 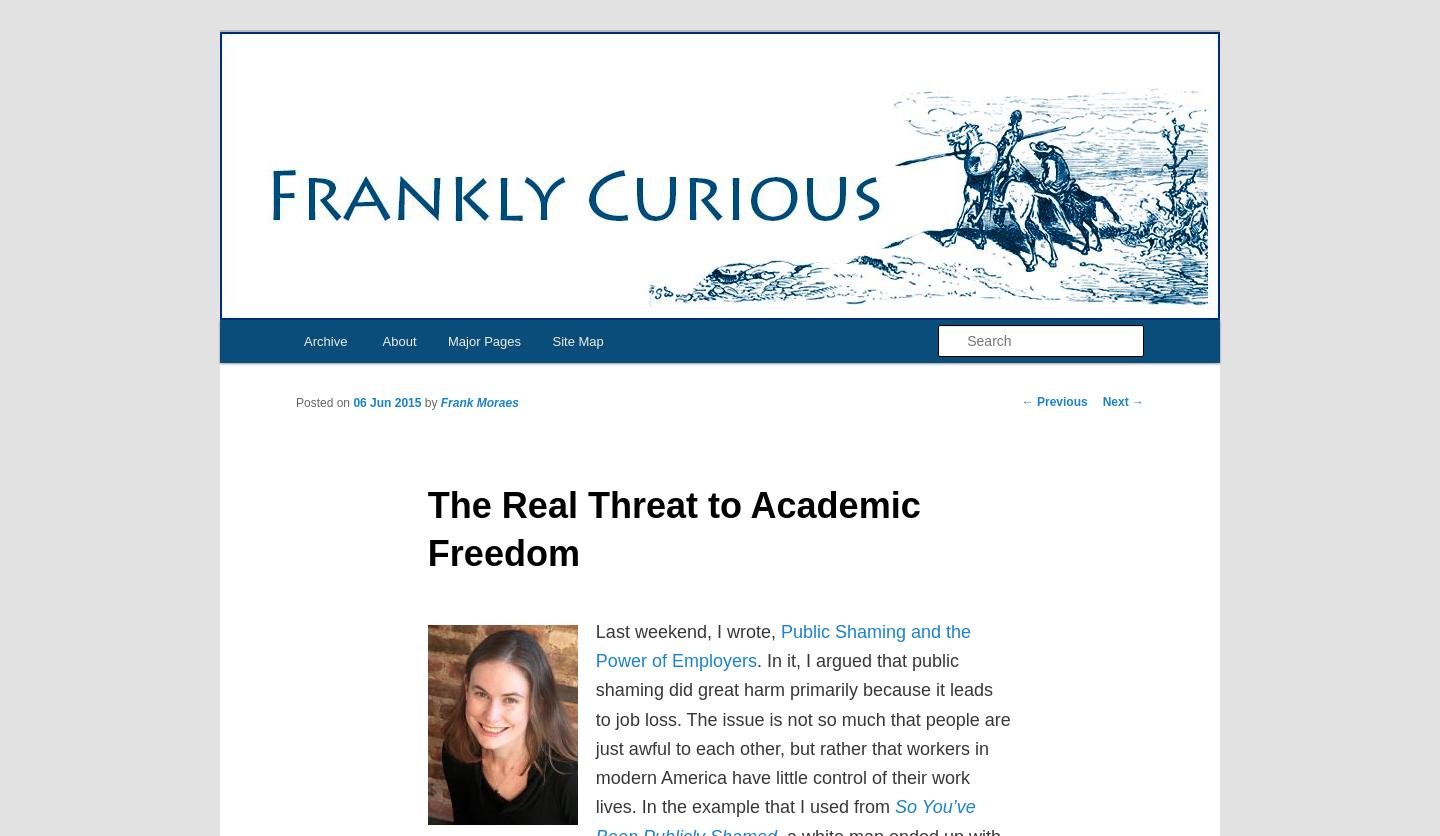 I want to click on 'The Real Threat to Academic Freedom', so click(x=673, y=527).